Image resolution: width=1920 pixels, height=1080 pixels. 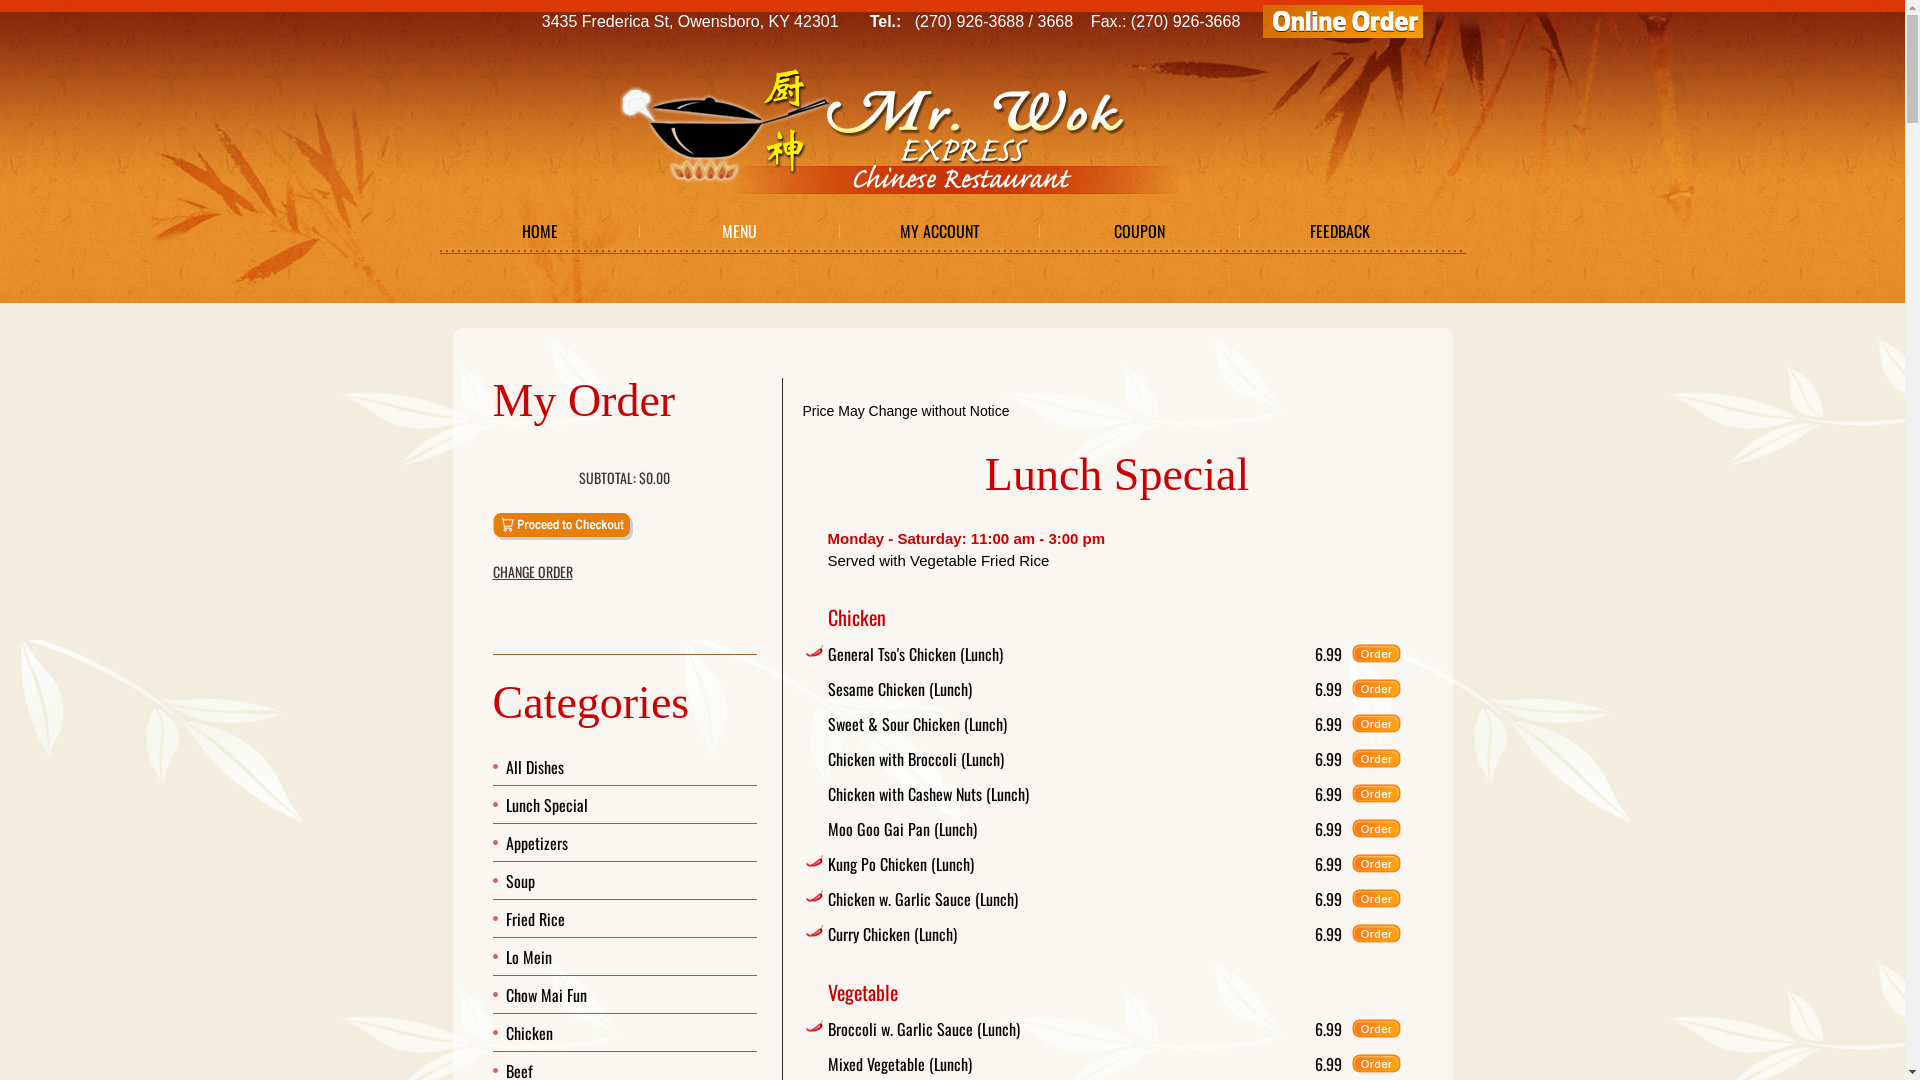 What do you see at coordinates (529, 1033) in the screenshot?
I see `'Chicken'` at bounding box center [529, 1033].